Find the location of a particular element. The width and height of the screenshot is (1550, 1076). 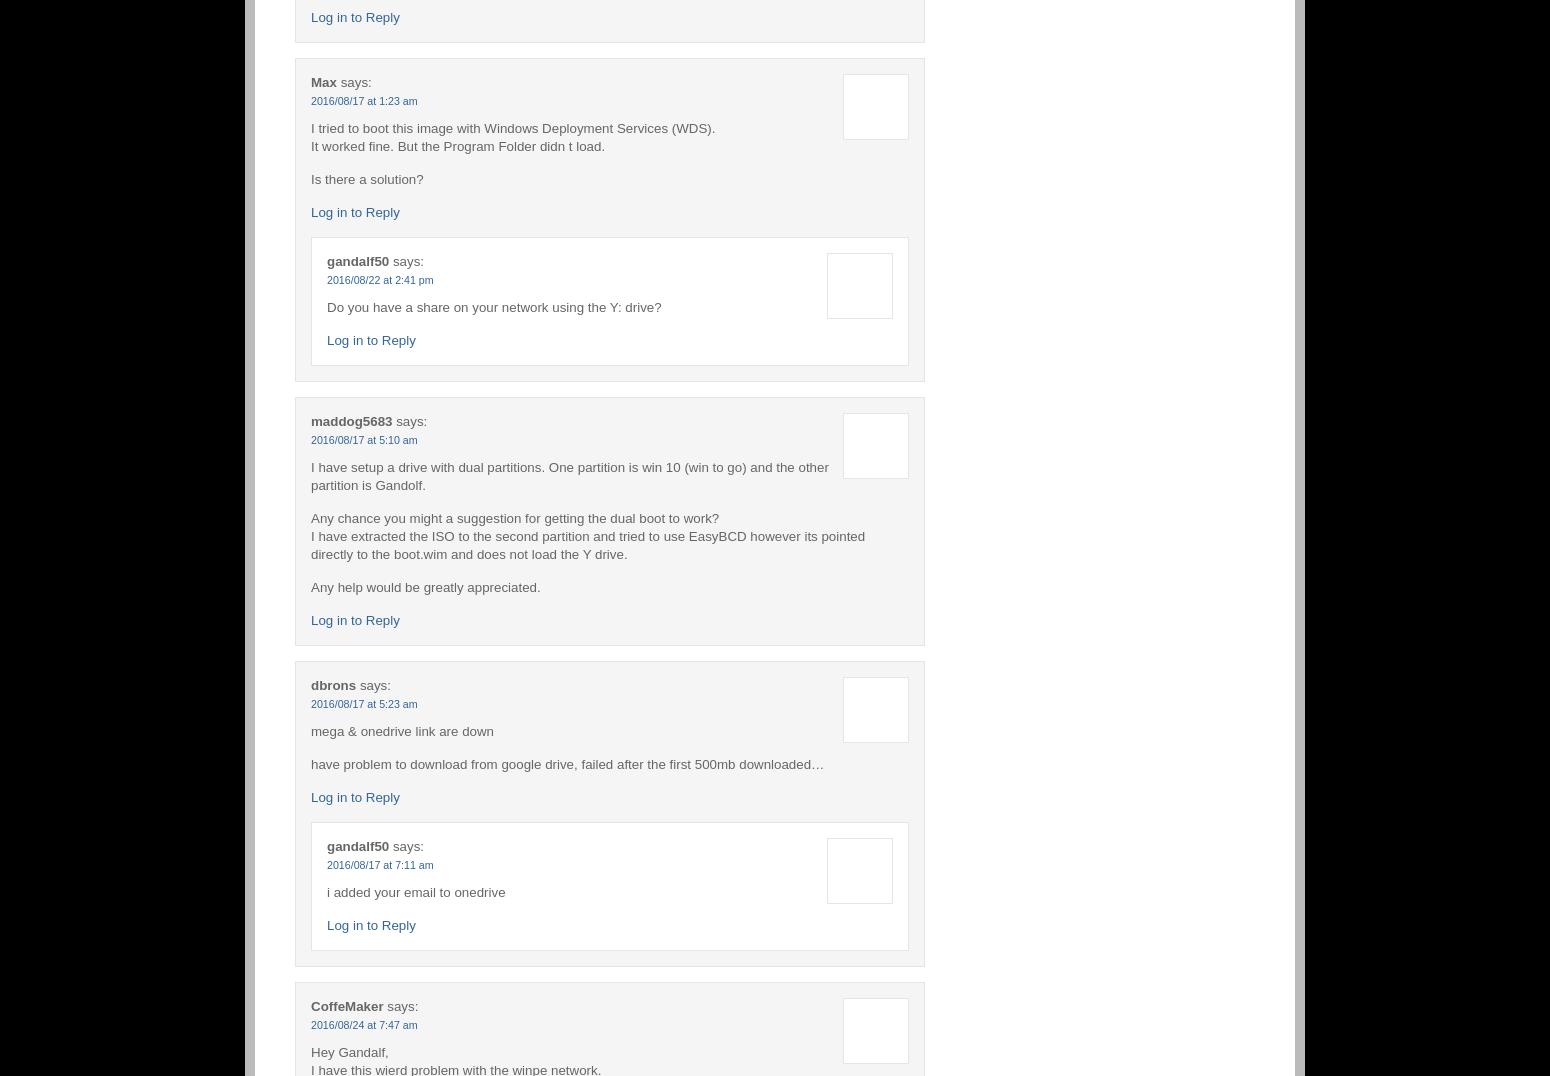

'2016/08/17 at 7:11 am' is located at coordinates (379, 864).